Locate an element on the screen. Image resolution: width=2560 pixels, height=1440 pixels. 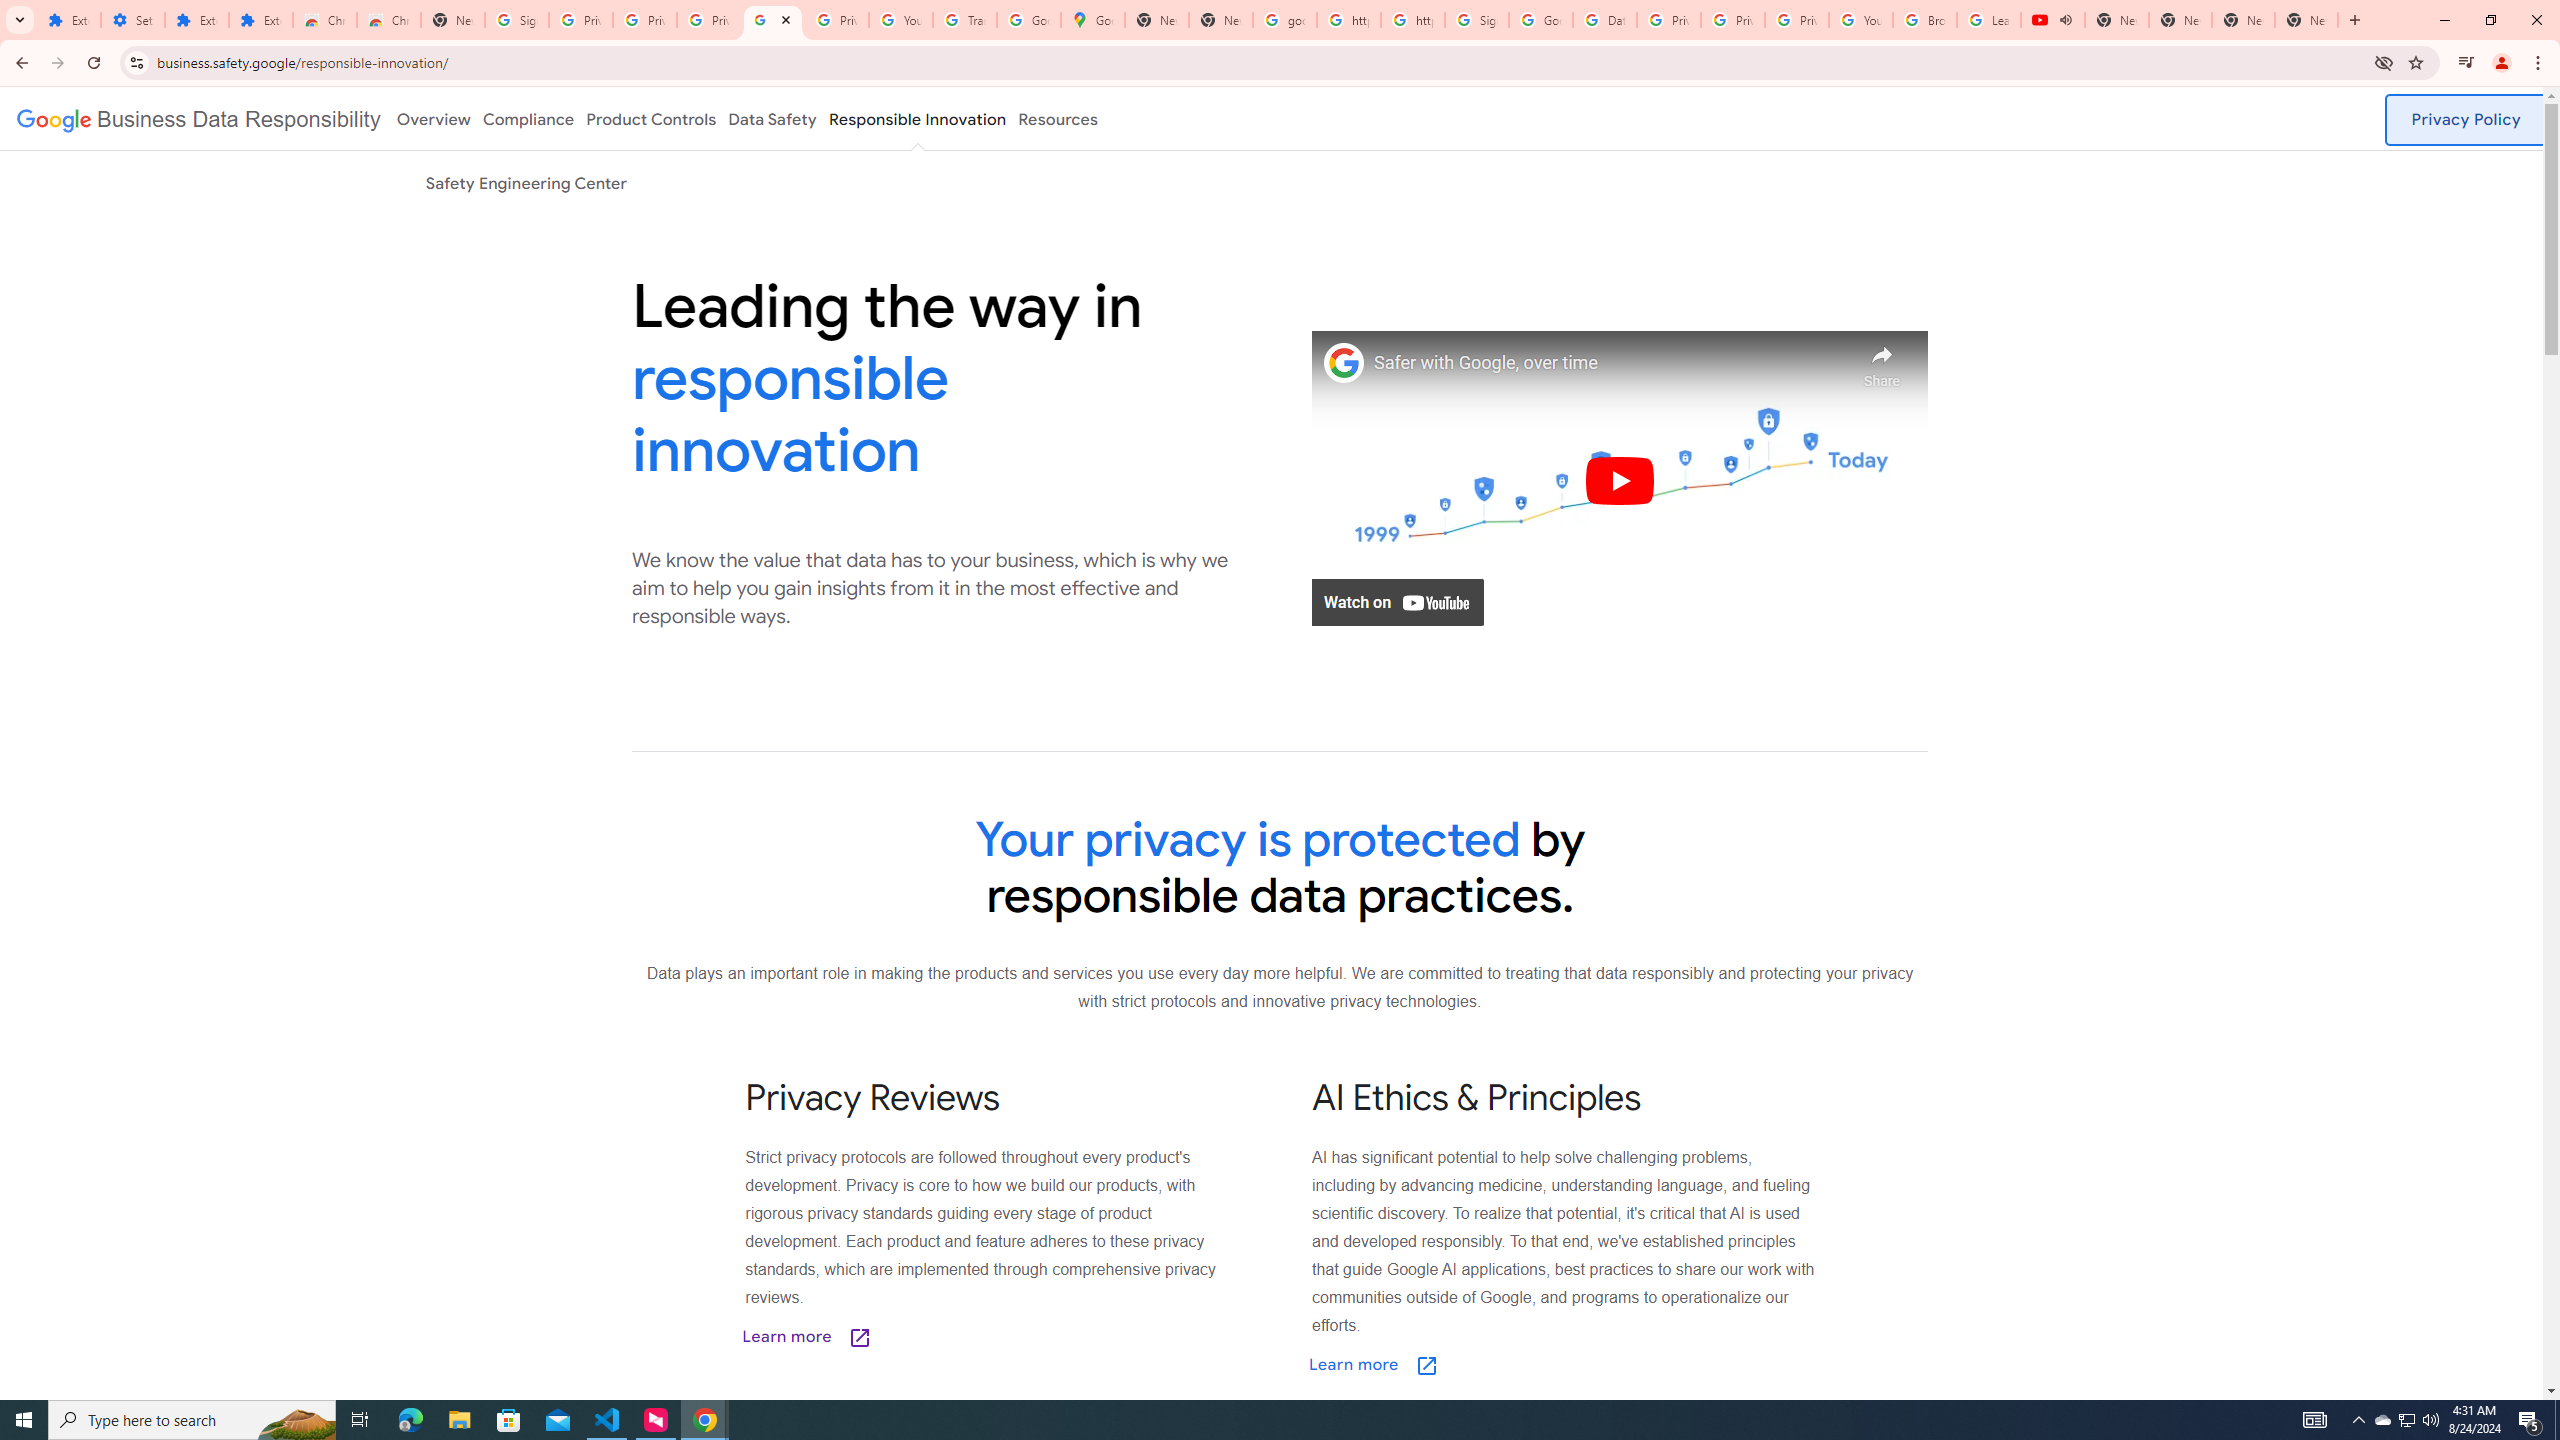
'Product Controls' is located at coordinates (651, 118).